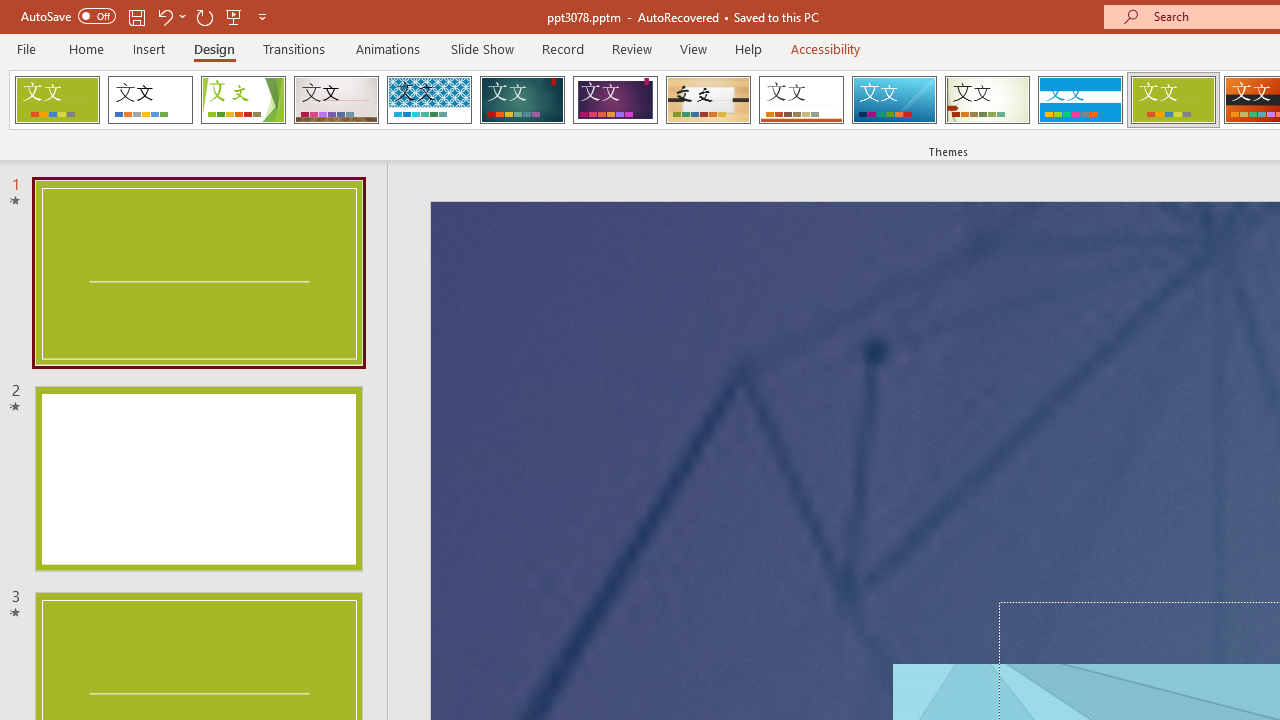 The image size is (1280, 720). Describe the element at coordinates (242, 100) in the screenshot. I see `'Facet'` at that location.